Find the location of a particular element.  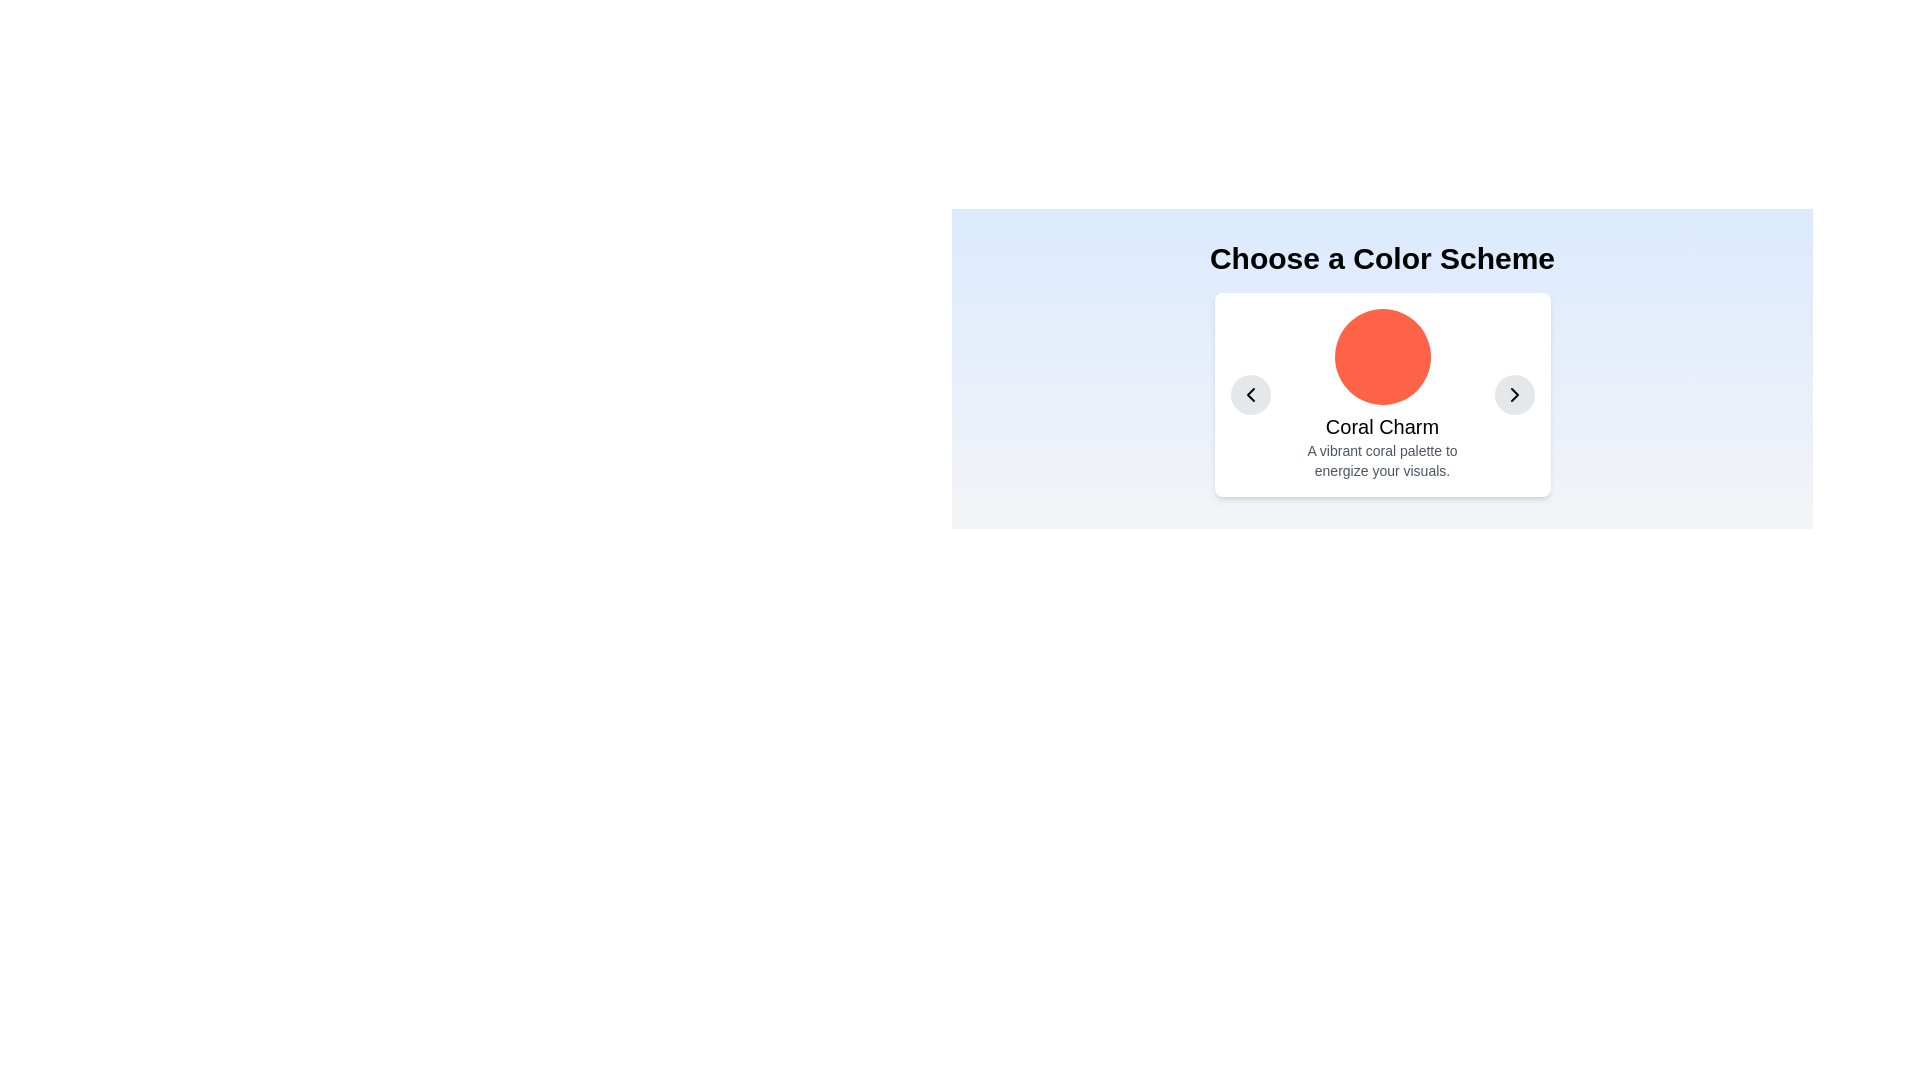

the right-facing chevron arrow icon within the circular button located on the right side of the card below the 'Choose a Color Scheme' heading is located at coordinates (1514, 394).